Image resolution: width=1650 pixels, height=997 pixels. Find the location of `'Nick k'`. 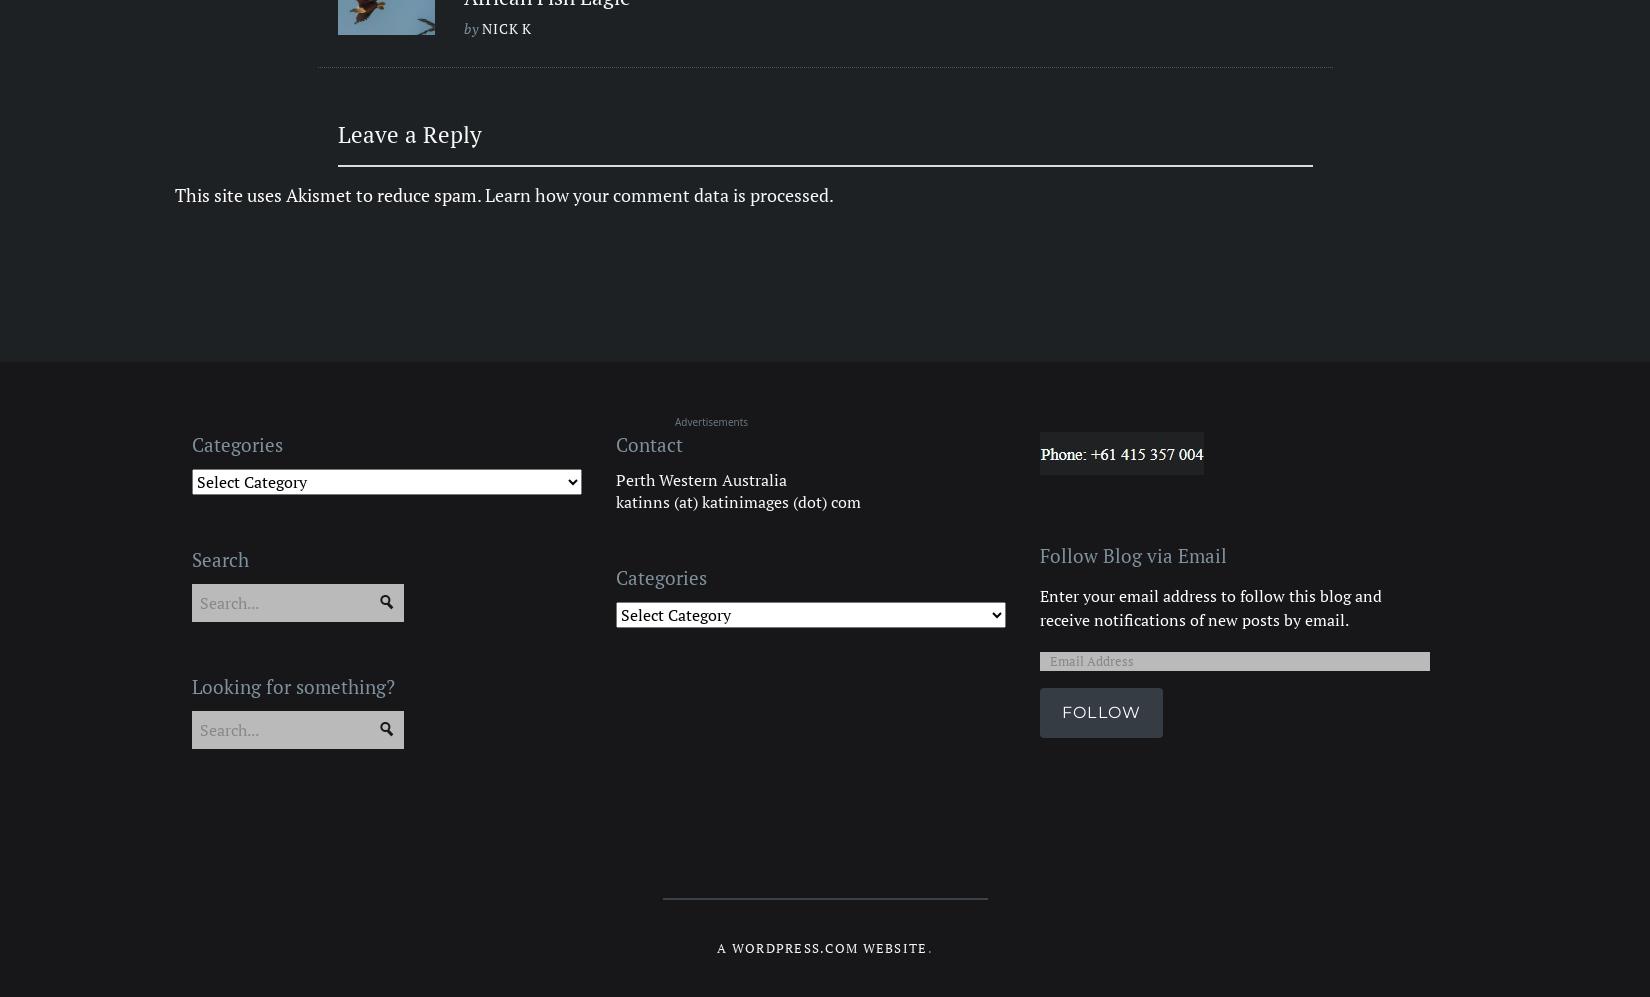

'Nick k' is located at coordinates (505, 28).